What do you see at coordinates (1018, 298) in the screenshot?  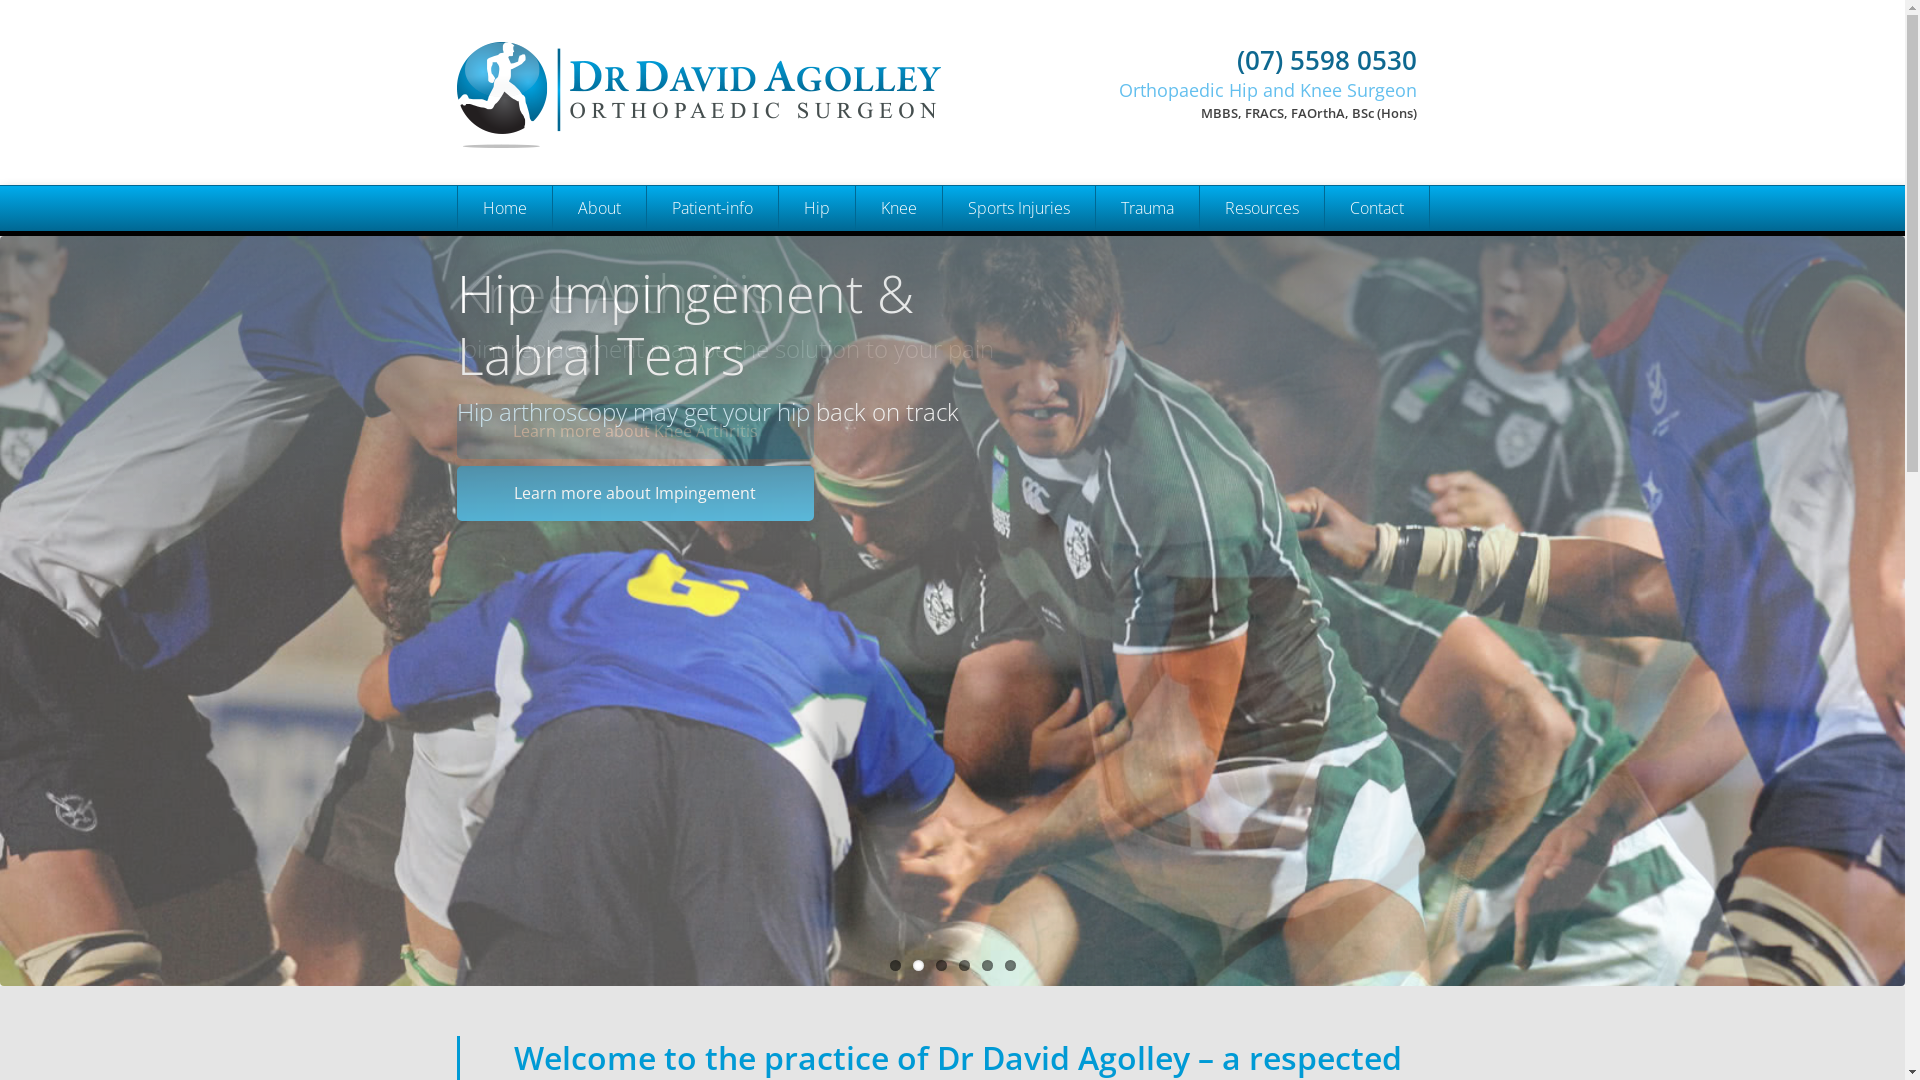 I see `'Hip Labral Tear'` at bounding box center [1018, 298].